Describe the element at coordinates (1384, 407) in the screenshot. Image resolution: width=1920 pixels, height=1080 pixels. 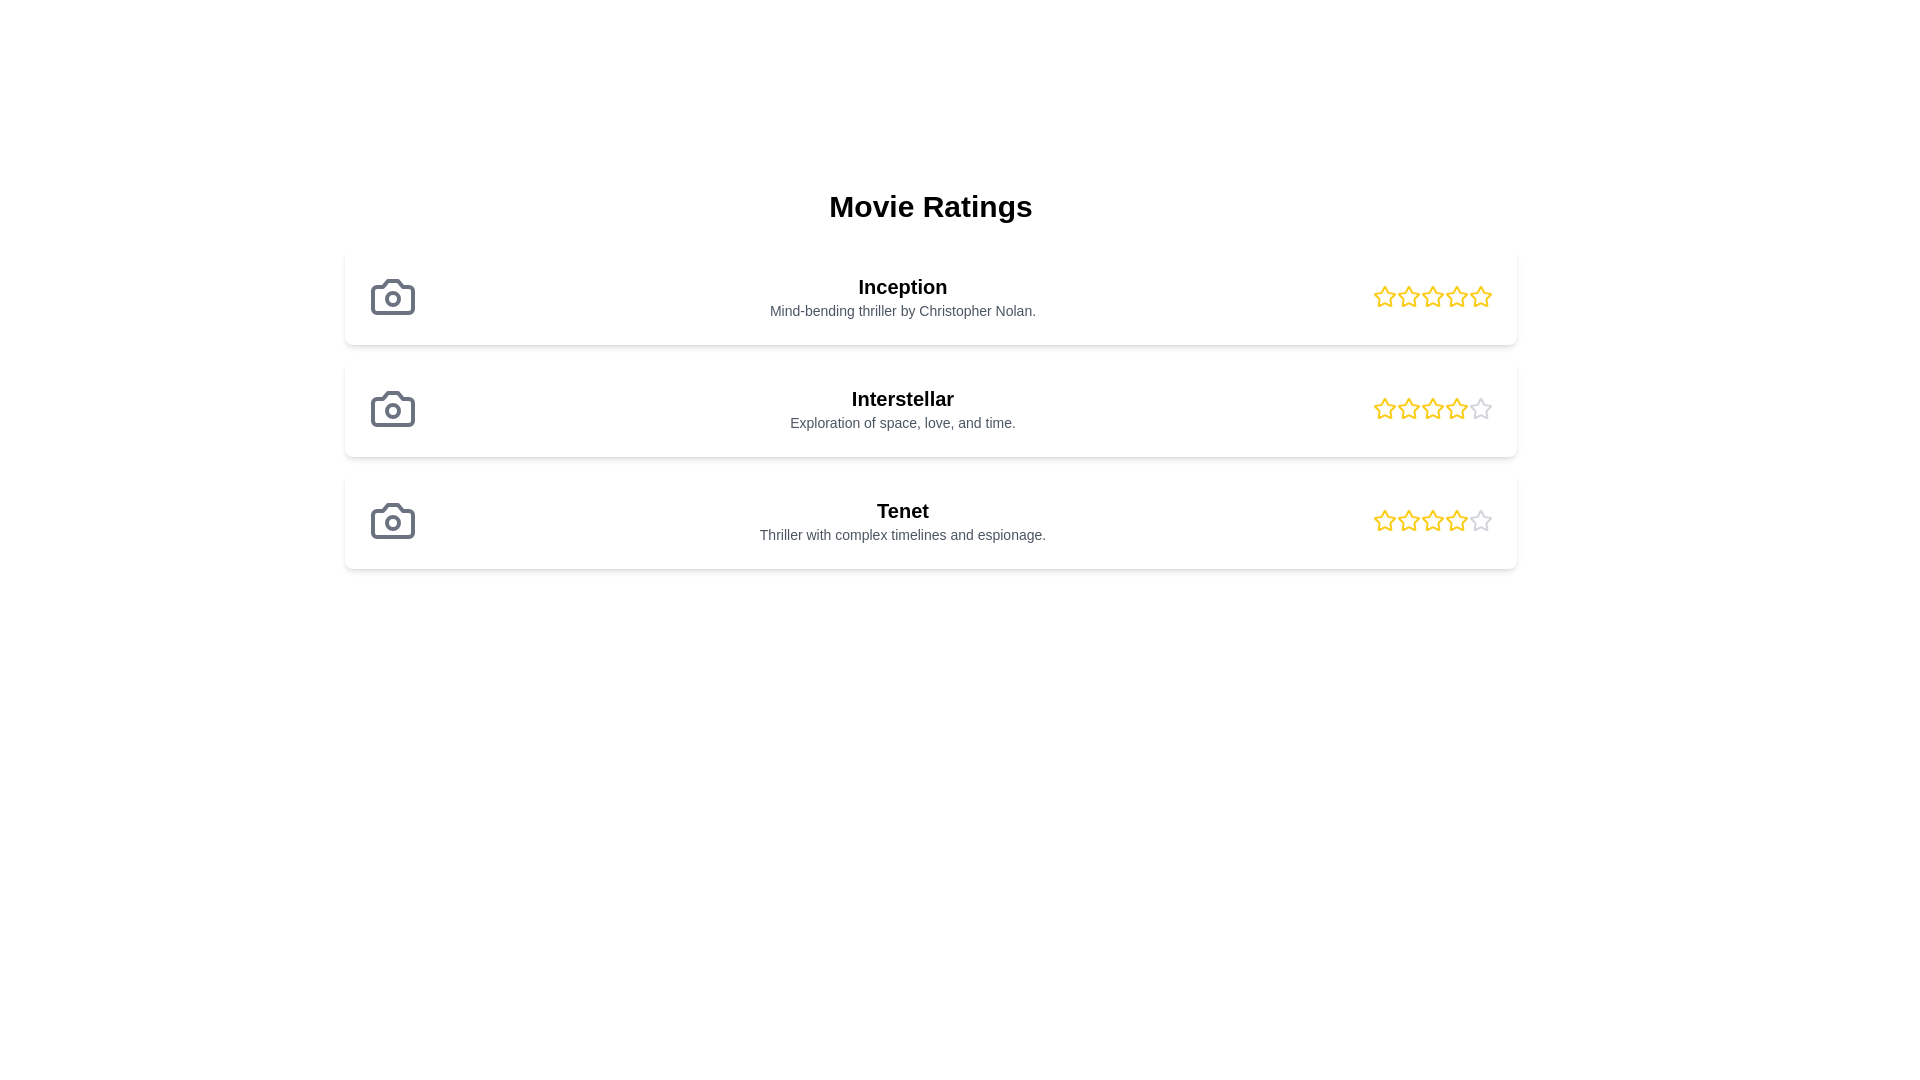
I see `the second star in the rating system next to the 'Interstellar' movie title` at that location.